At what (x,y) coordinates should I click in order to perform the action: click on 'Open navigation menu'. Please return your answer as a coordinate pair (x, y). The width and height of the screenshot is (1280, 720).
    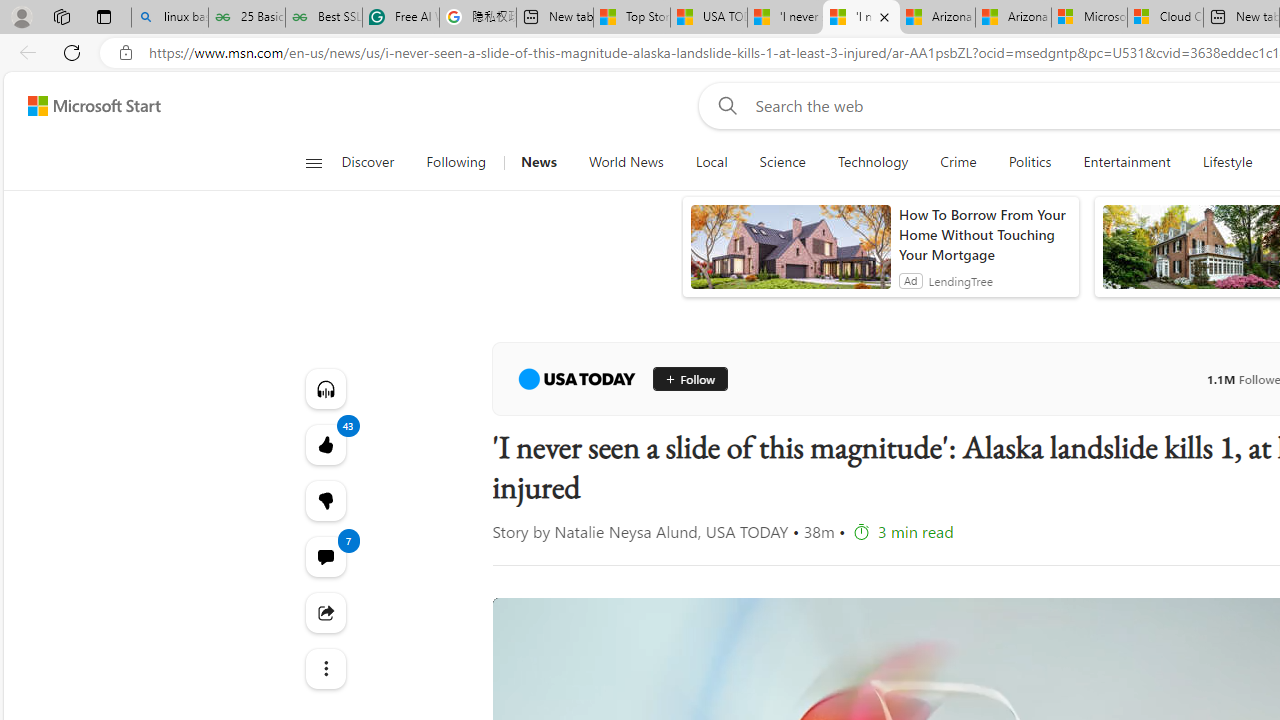
    Looking at the image, I should click on (312, 162).